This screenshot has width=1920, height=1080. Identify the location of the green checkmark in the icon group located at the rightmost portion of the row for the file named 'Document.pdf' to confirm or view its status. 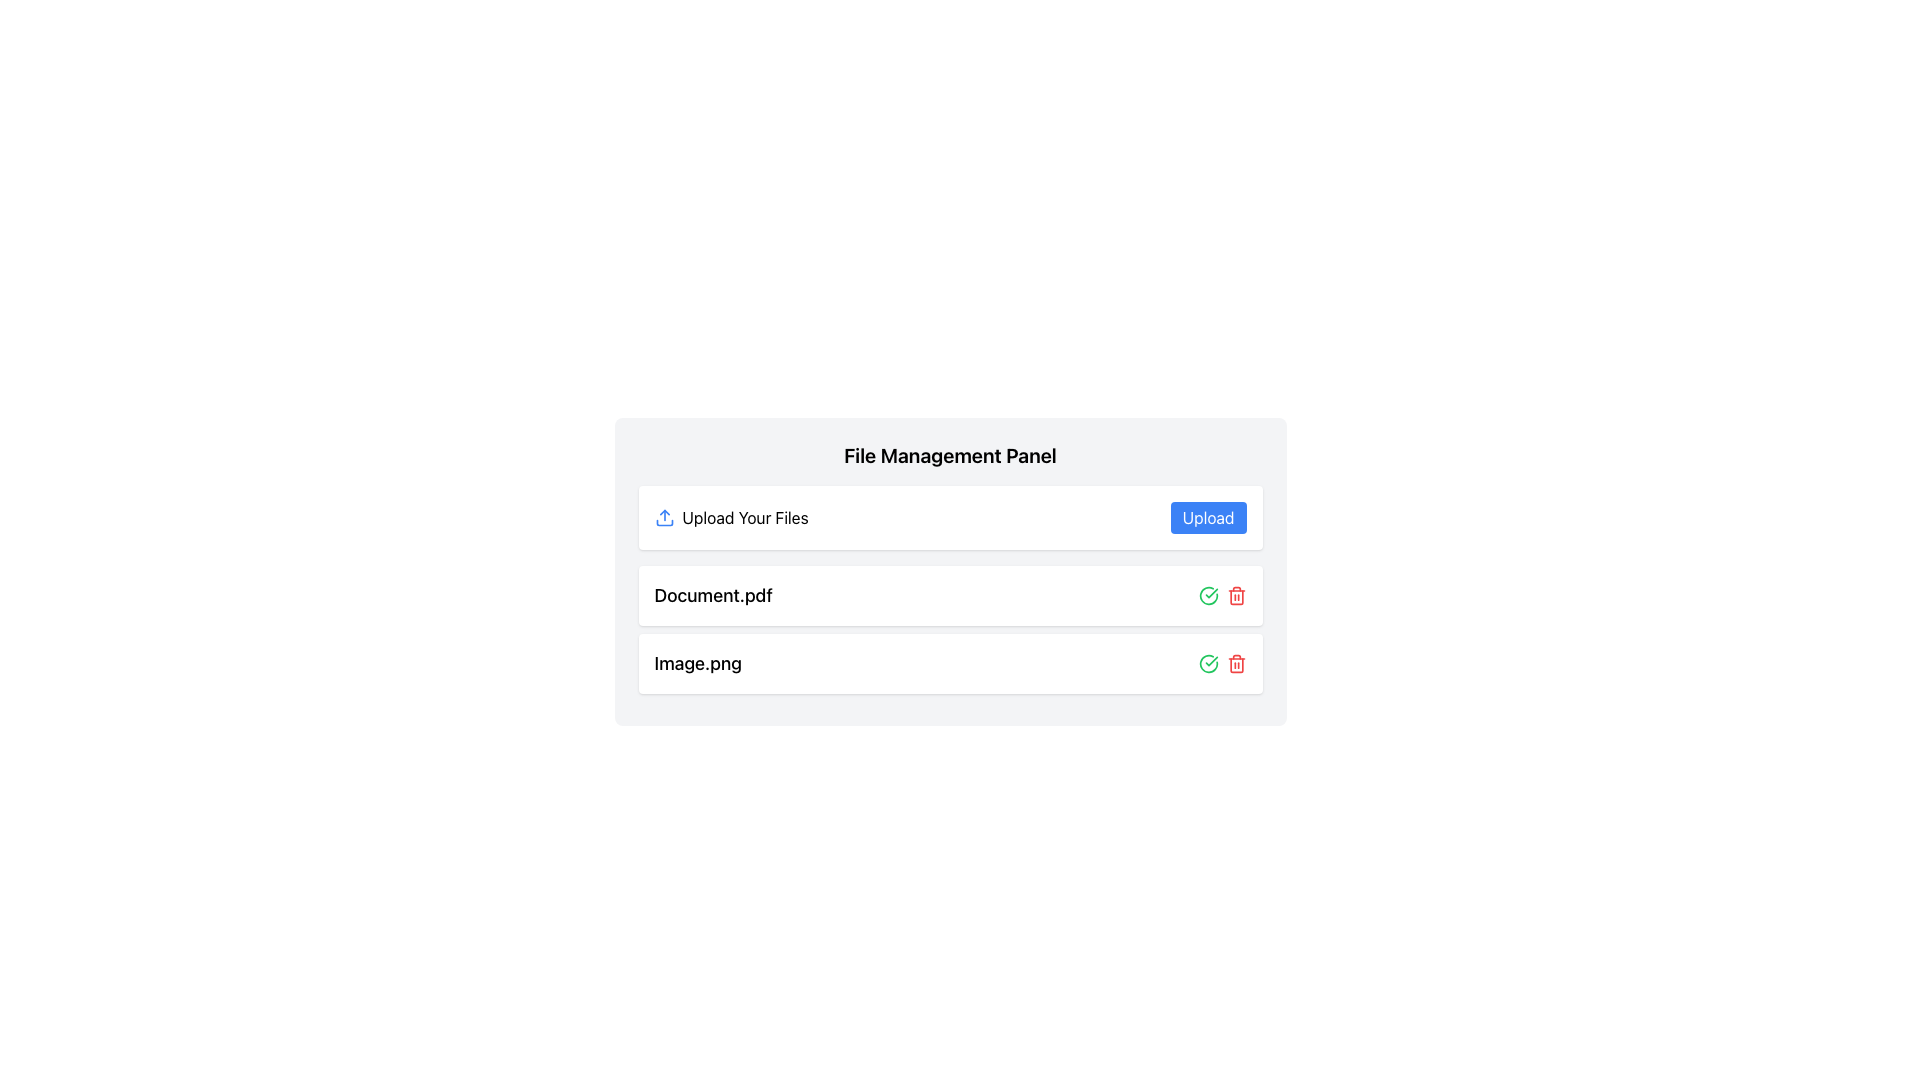
(1221, 595).